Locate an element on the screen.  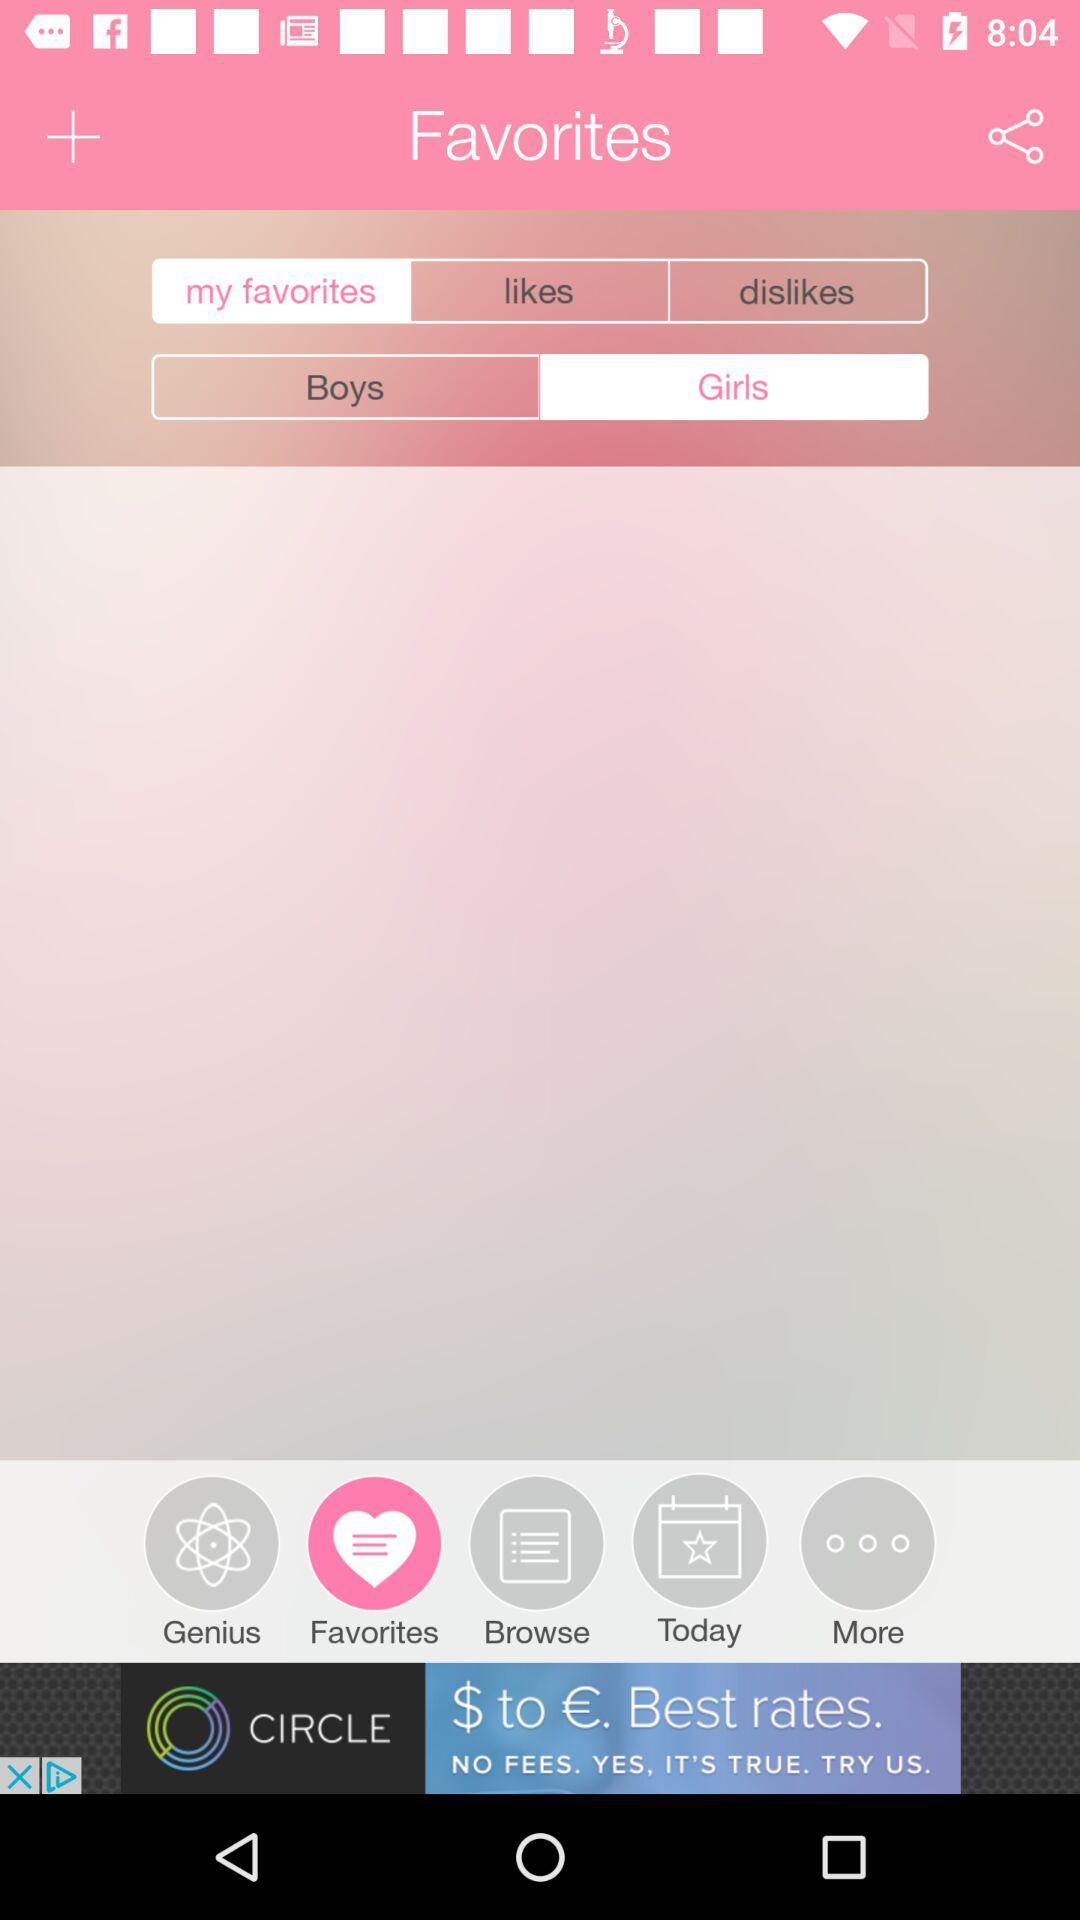
favourite options is located at coordinates (799, 290).